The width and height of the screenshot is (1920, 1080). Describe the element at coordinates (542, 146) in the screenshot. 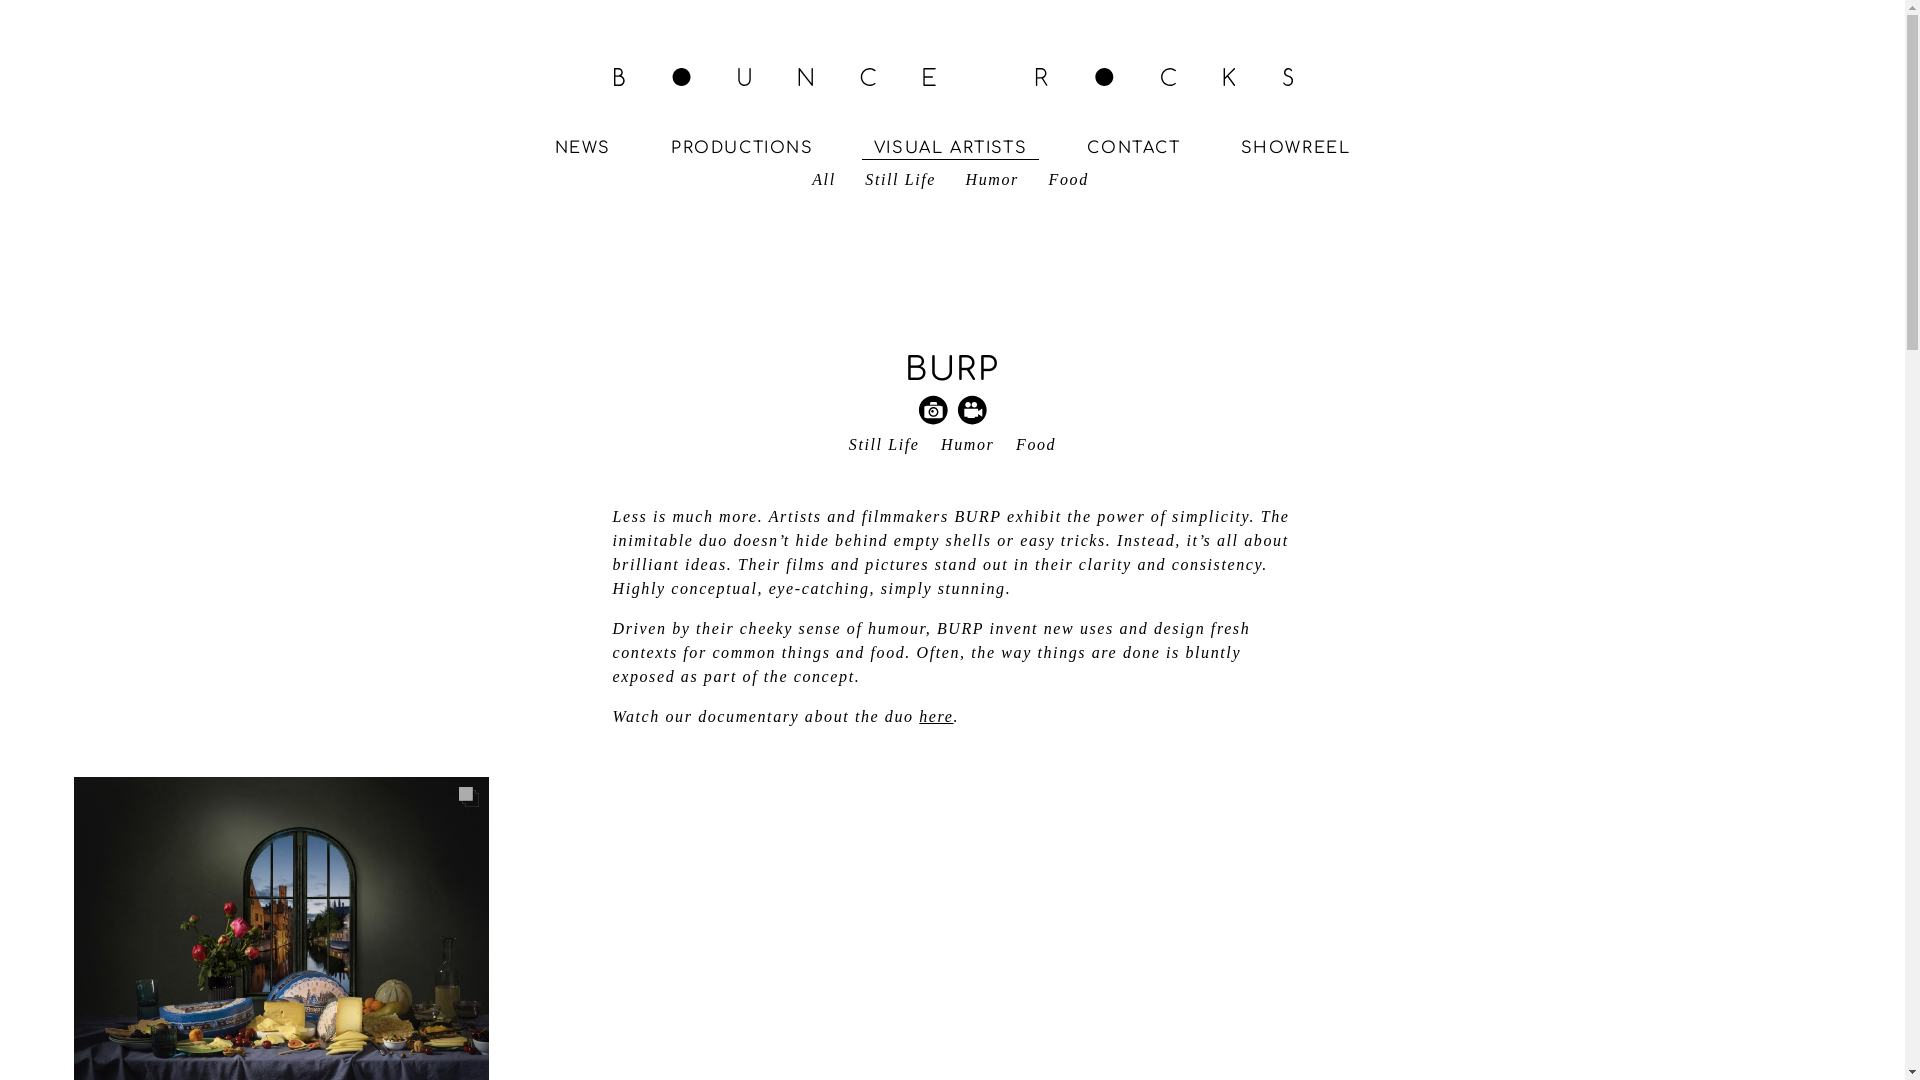

I see `'NEWS'` at that location.